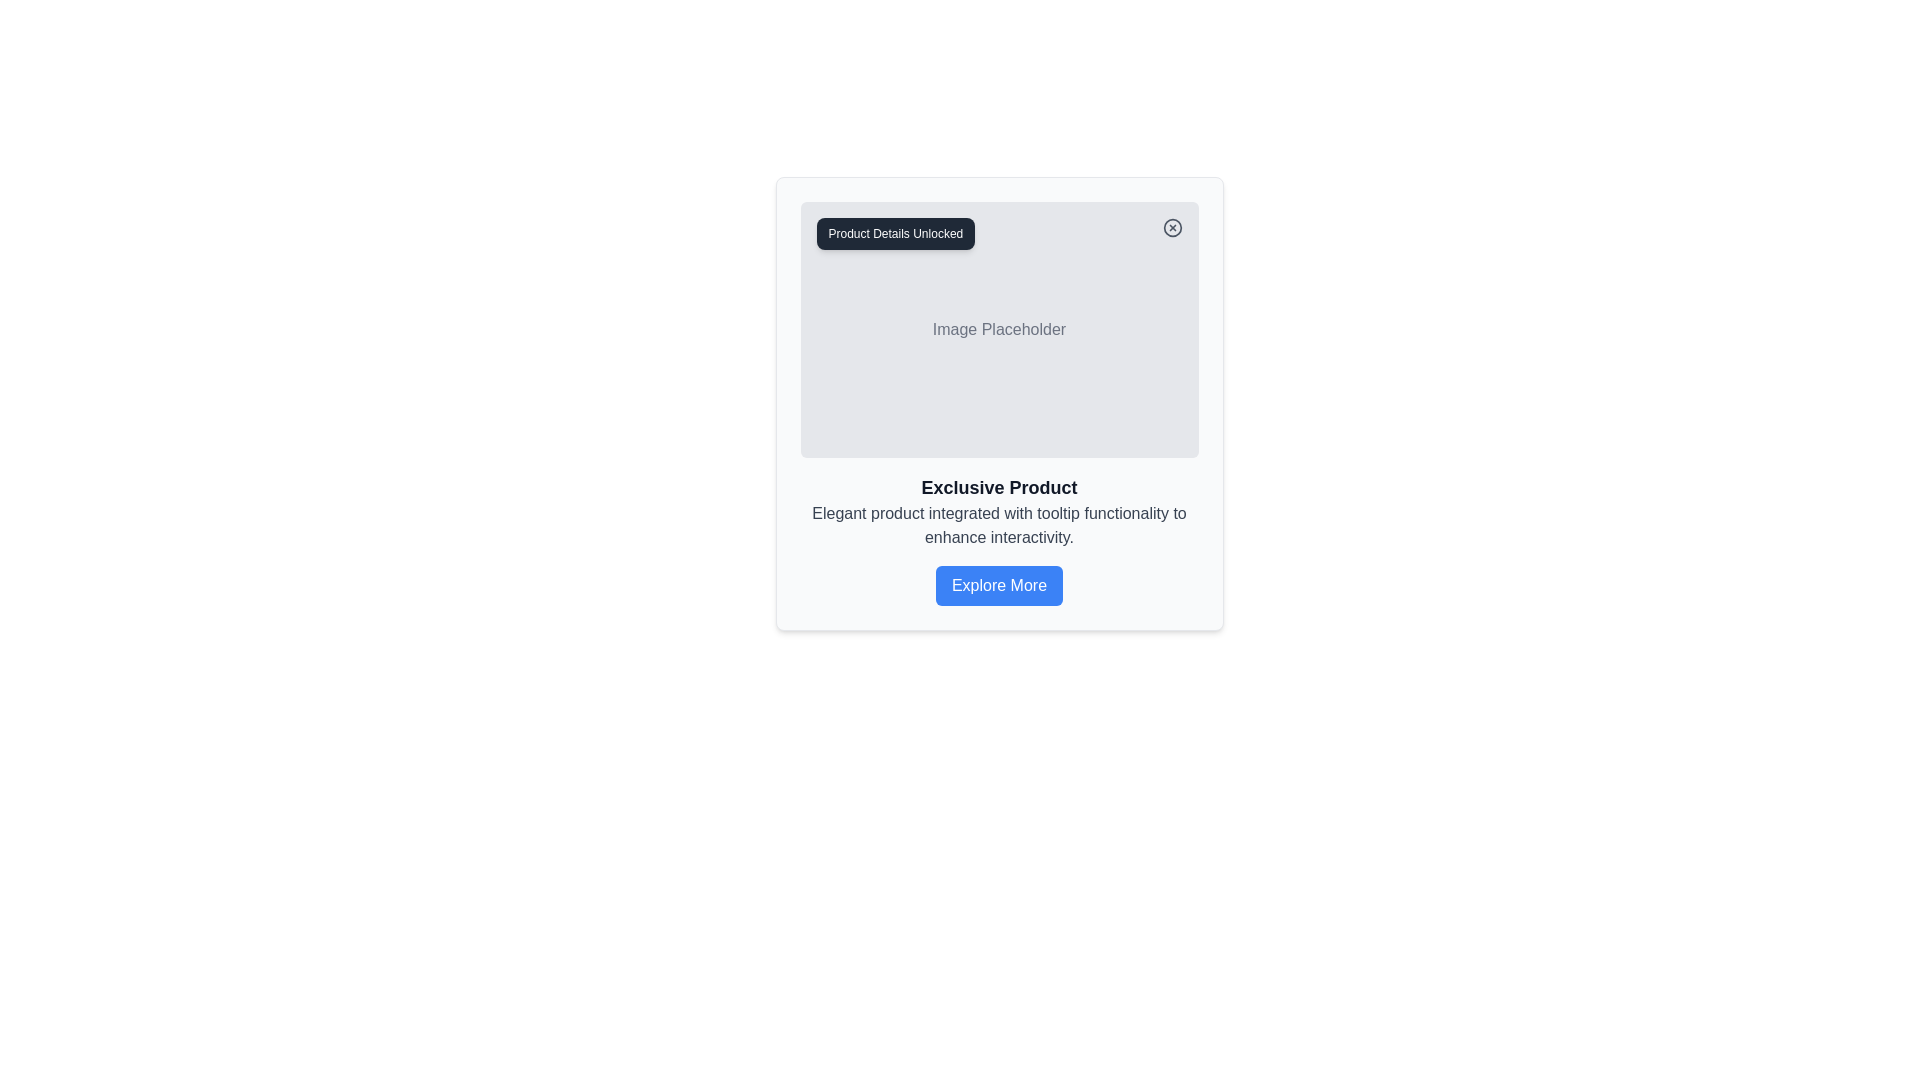 This screenshot has height=1080, width=1920. What do you see at coordinates (999, 488) in the screenshot?
I see `text from the 'Exclusive Product' label, which is prominently displayed in a bold, large font below an image placeholder` at bounding box center [999, 488].